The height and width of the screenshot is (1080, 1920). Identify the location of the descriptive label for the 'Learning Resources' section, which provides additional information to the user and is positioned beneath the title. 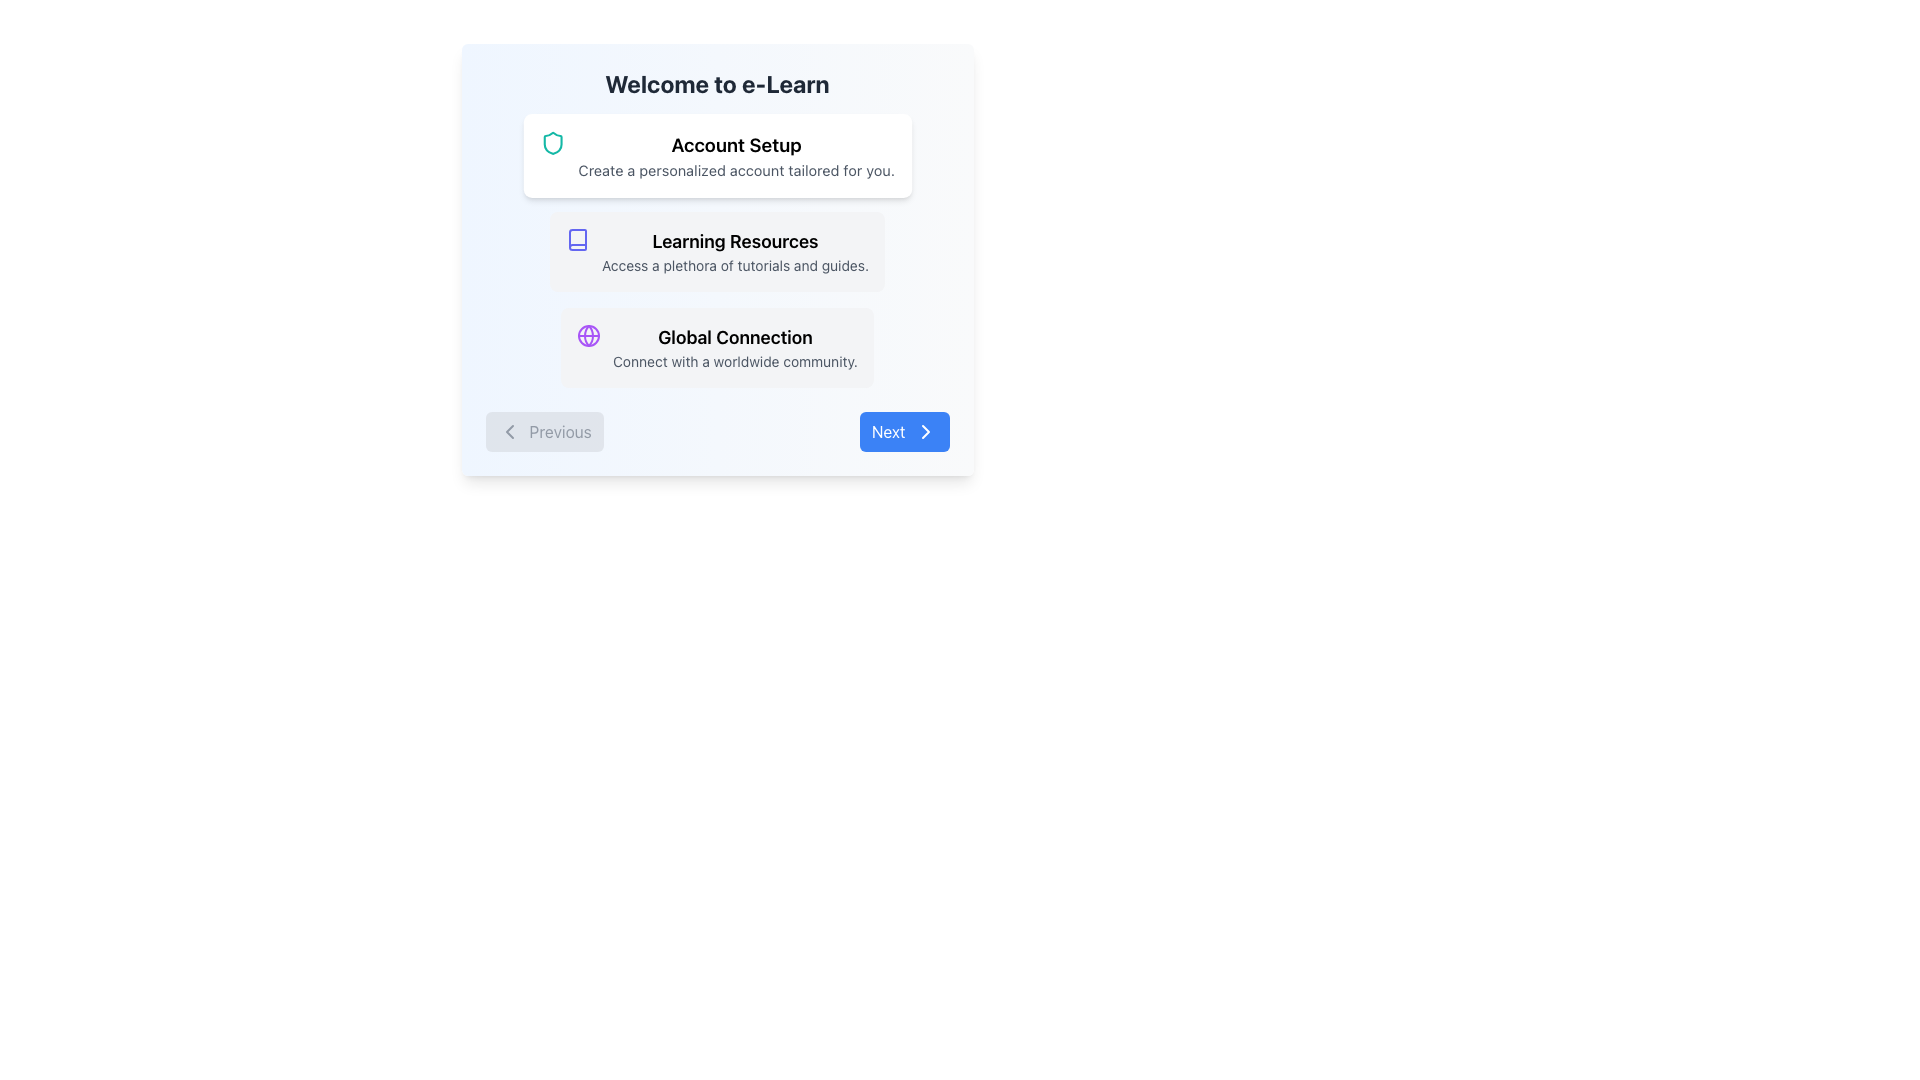
(734, 265).